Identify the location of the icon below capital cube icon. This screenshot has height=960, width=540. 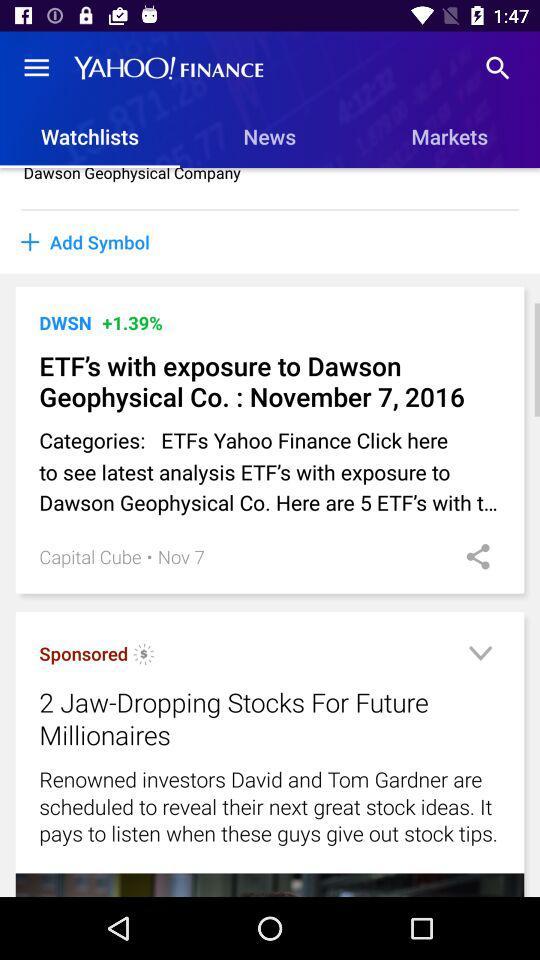
(143, 656).